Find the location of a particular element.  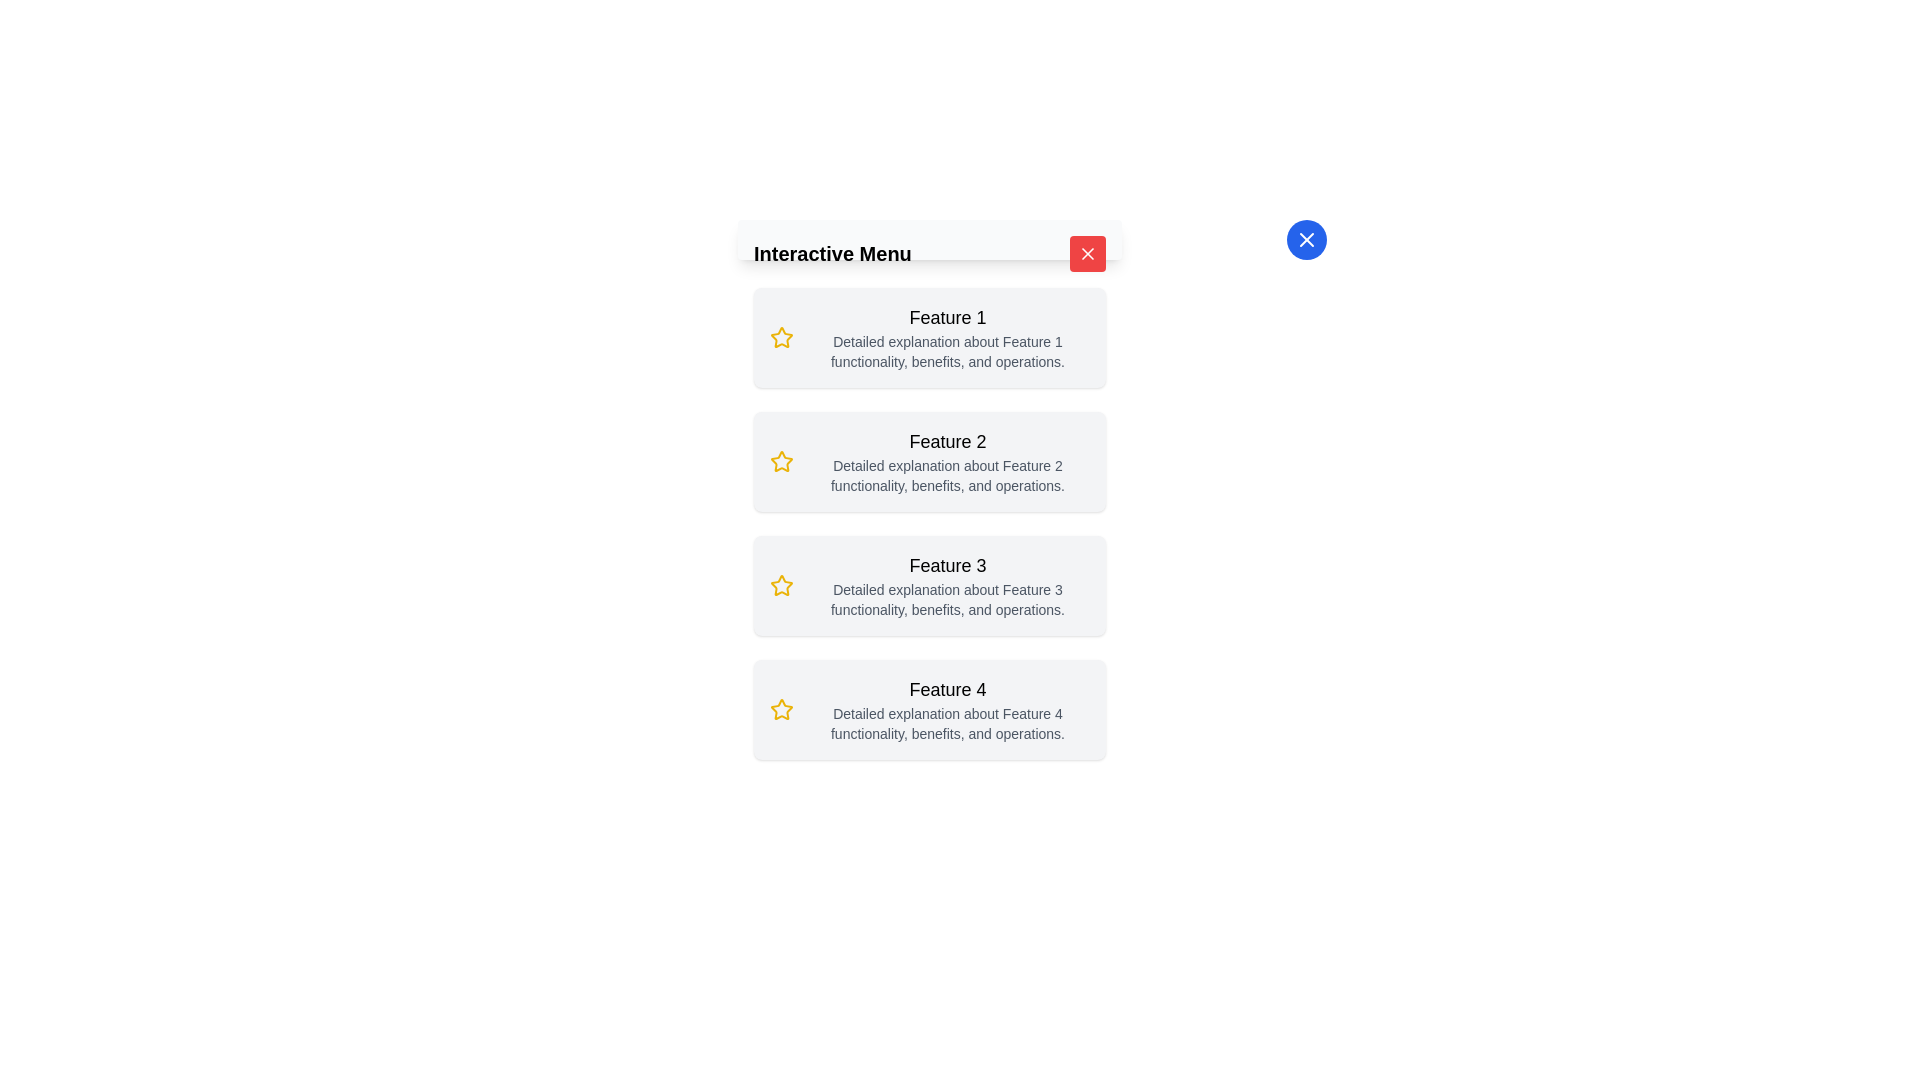

the text reading 'Detailed explanation about Feature 4 functionality, benefits, and operations.' which is positioned below the heading 'Feature 4' is located at coordinates (947, 724).